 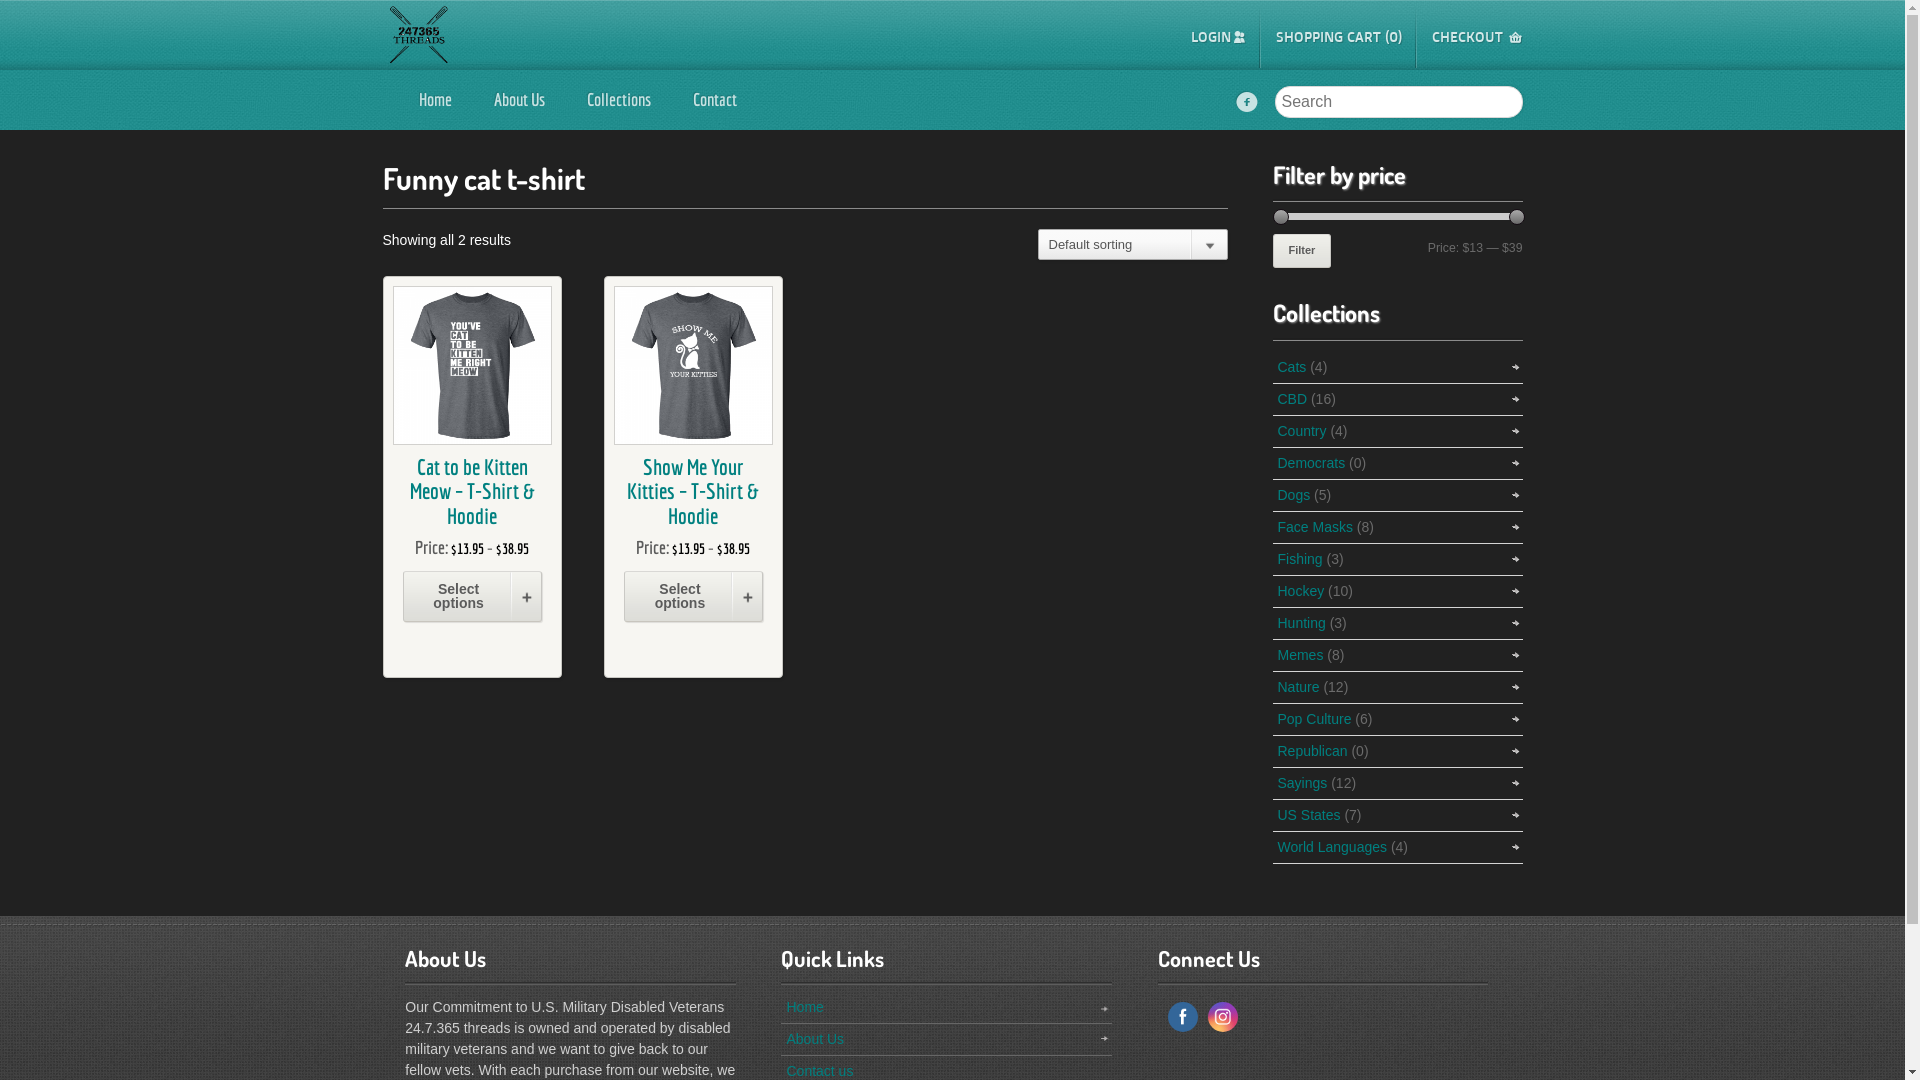 I want to click on 'Sayings', so click(x=1302, y=782).